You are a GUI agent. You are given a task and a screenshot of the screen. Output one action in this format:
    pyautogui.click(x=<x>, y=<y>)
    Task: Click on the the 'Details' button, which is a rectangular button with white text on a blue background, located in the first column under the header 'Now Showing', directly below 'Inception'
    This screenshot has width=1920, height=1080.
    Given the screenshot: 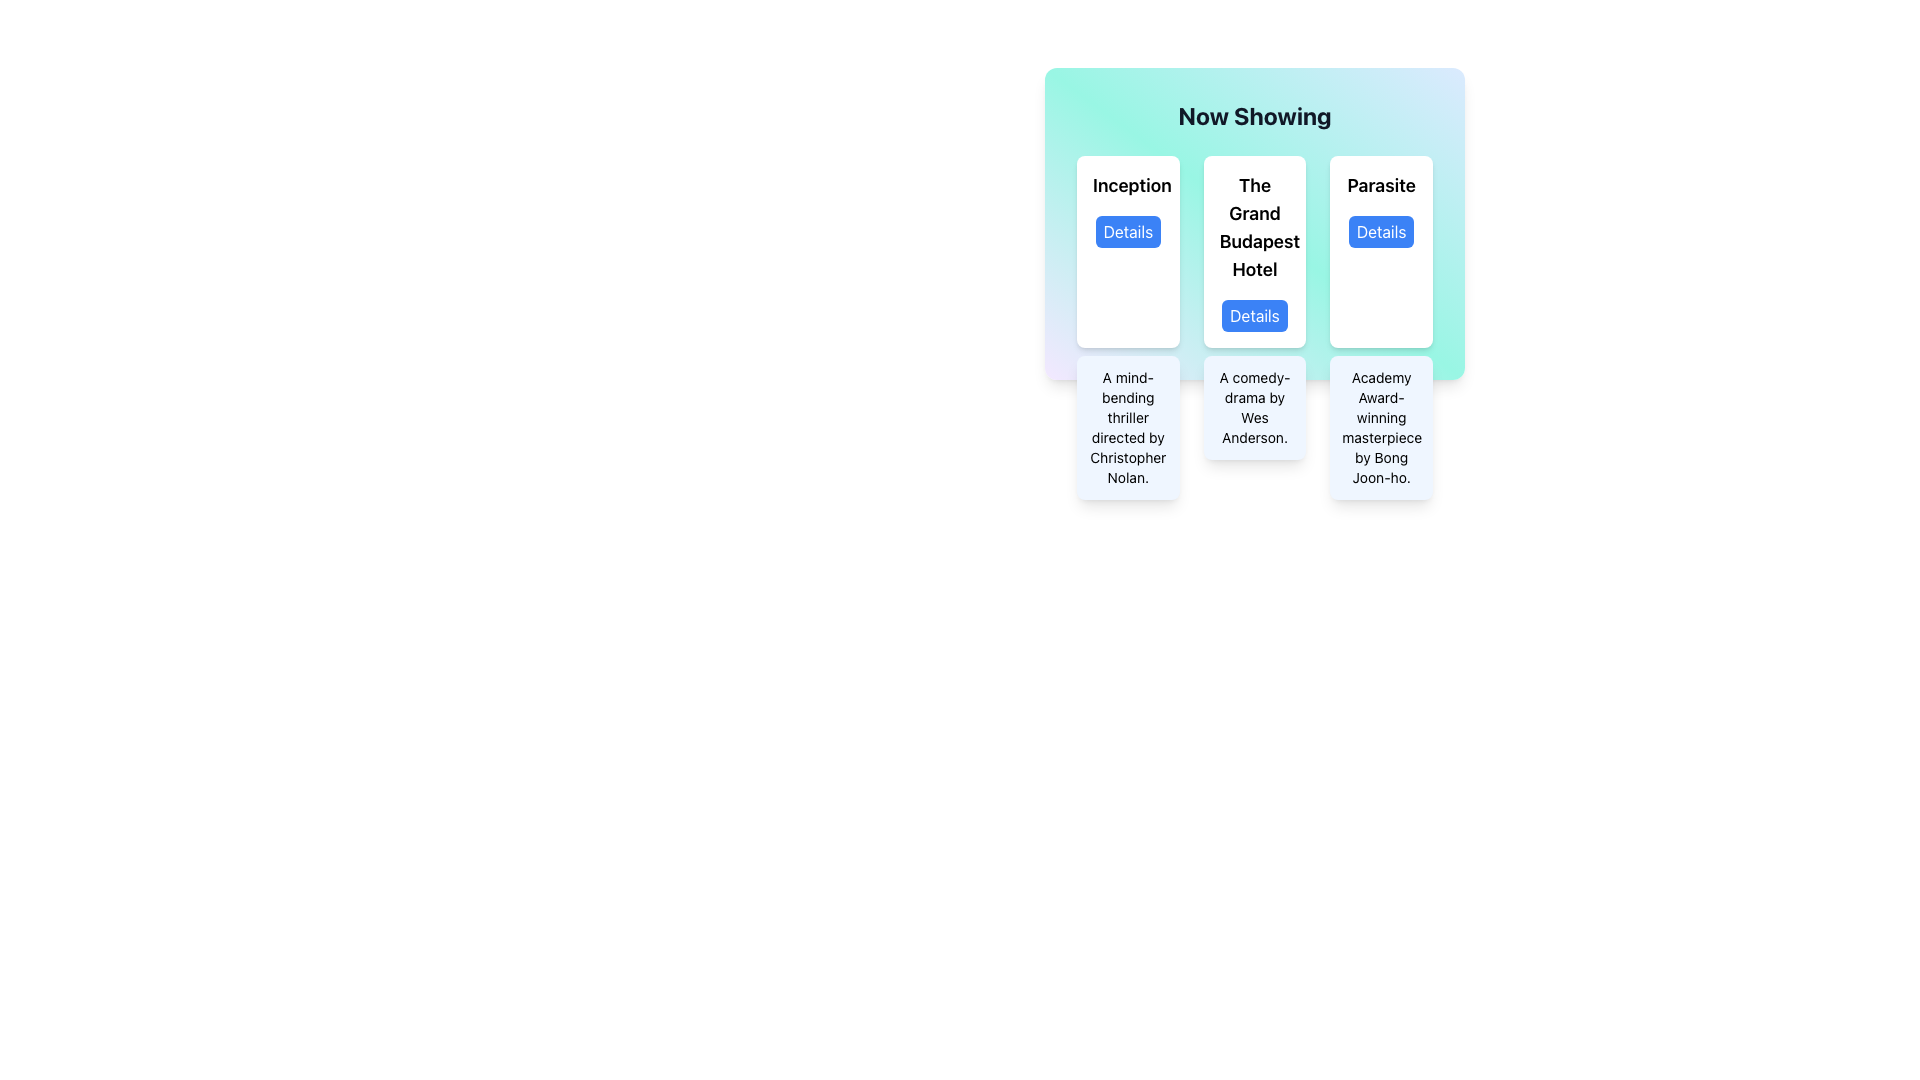 What is the action you would take?
    pyautogui.click(x=1128, y=230)
    